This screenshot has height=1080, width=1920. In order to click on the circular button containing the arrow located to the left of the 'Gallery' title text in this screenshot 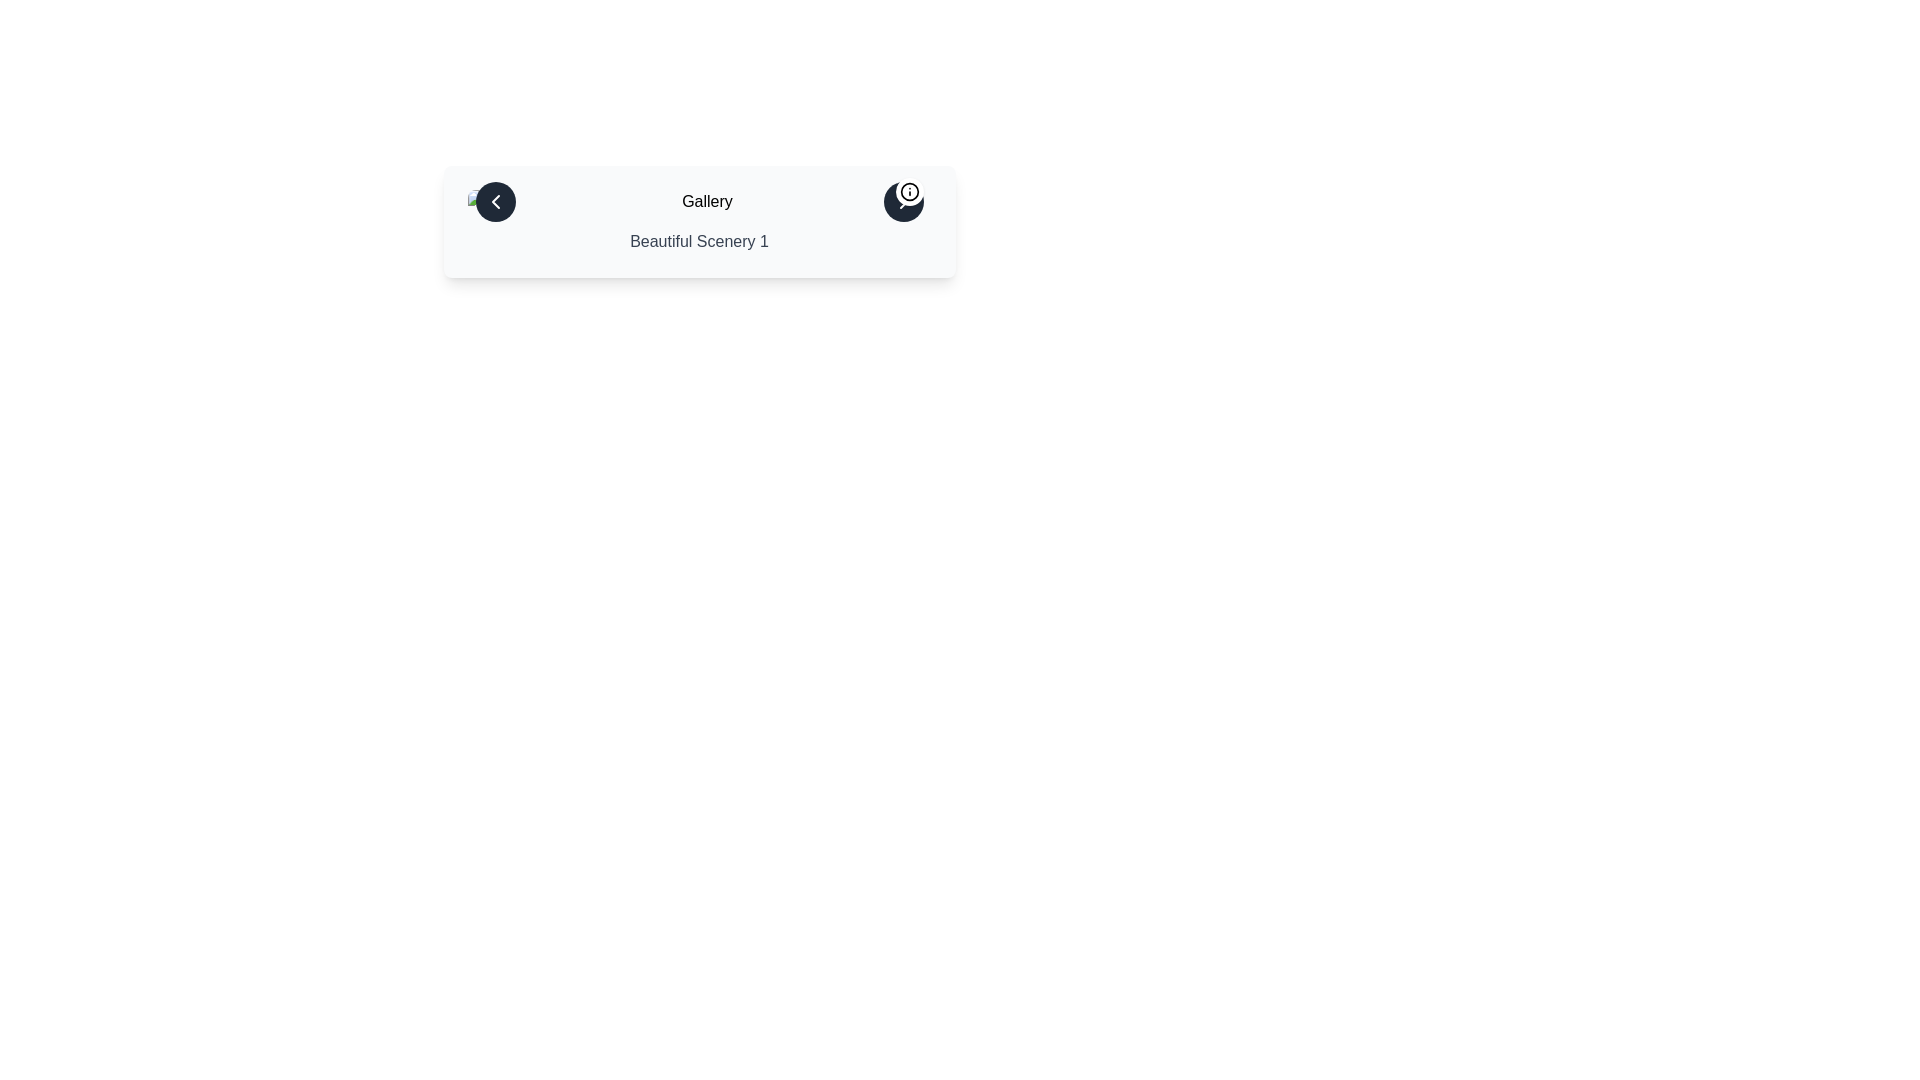, I will do `click(495, 201)`.